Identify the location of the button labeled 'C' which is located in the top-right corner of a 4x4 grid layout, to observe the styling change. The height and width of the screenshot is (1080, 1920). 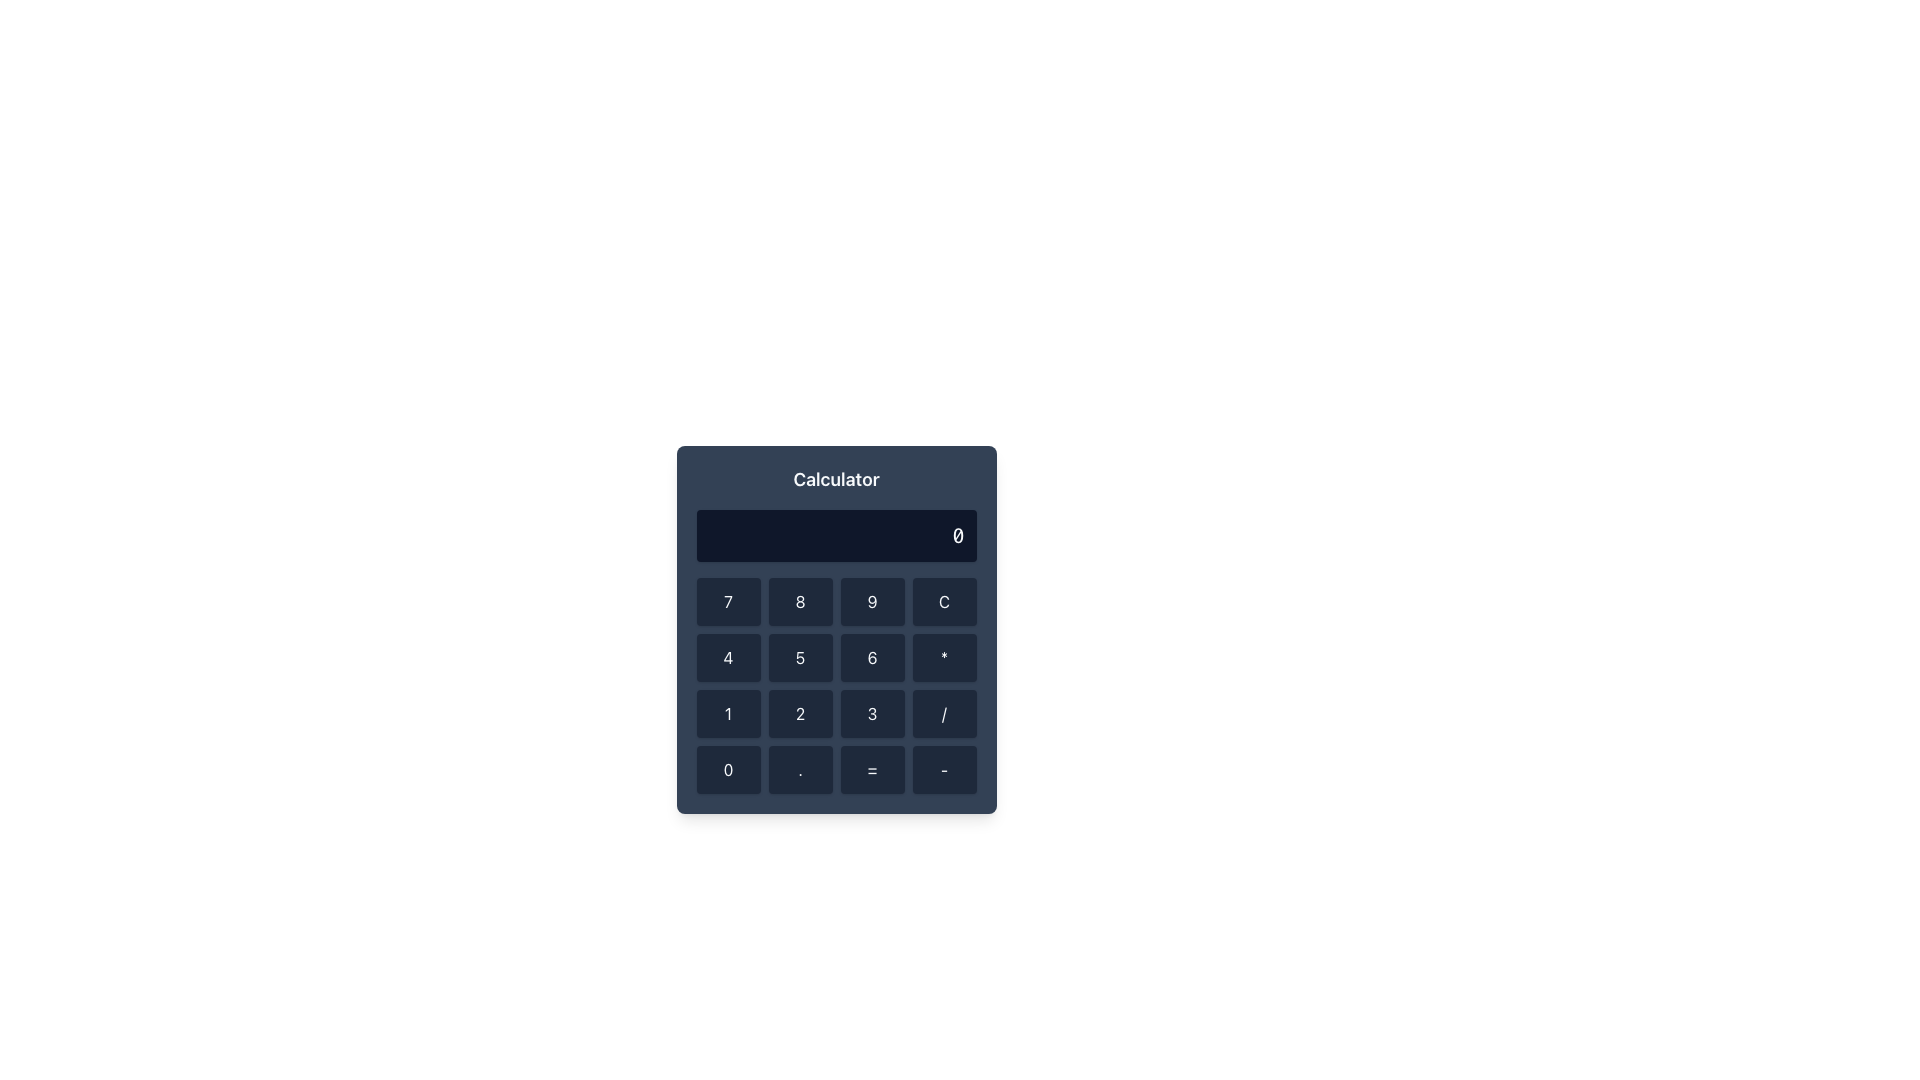
(943, 600).